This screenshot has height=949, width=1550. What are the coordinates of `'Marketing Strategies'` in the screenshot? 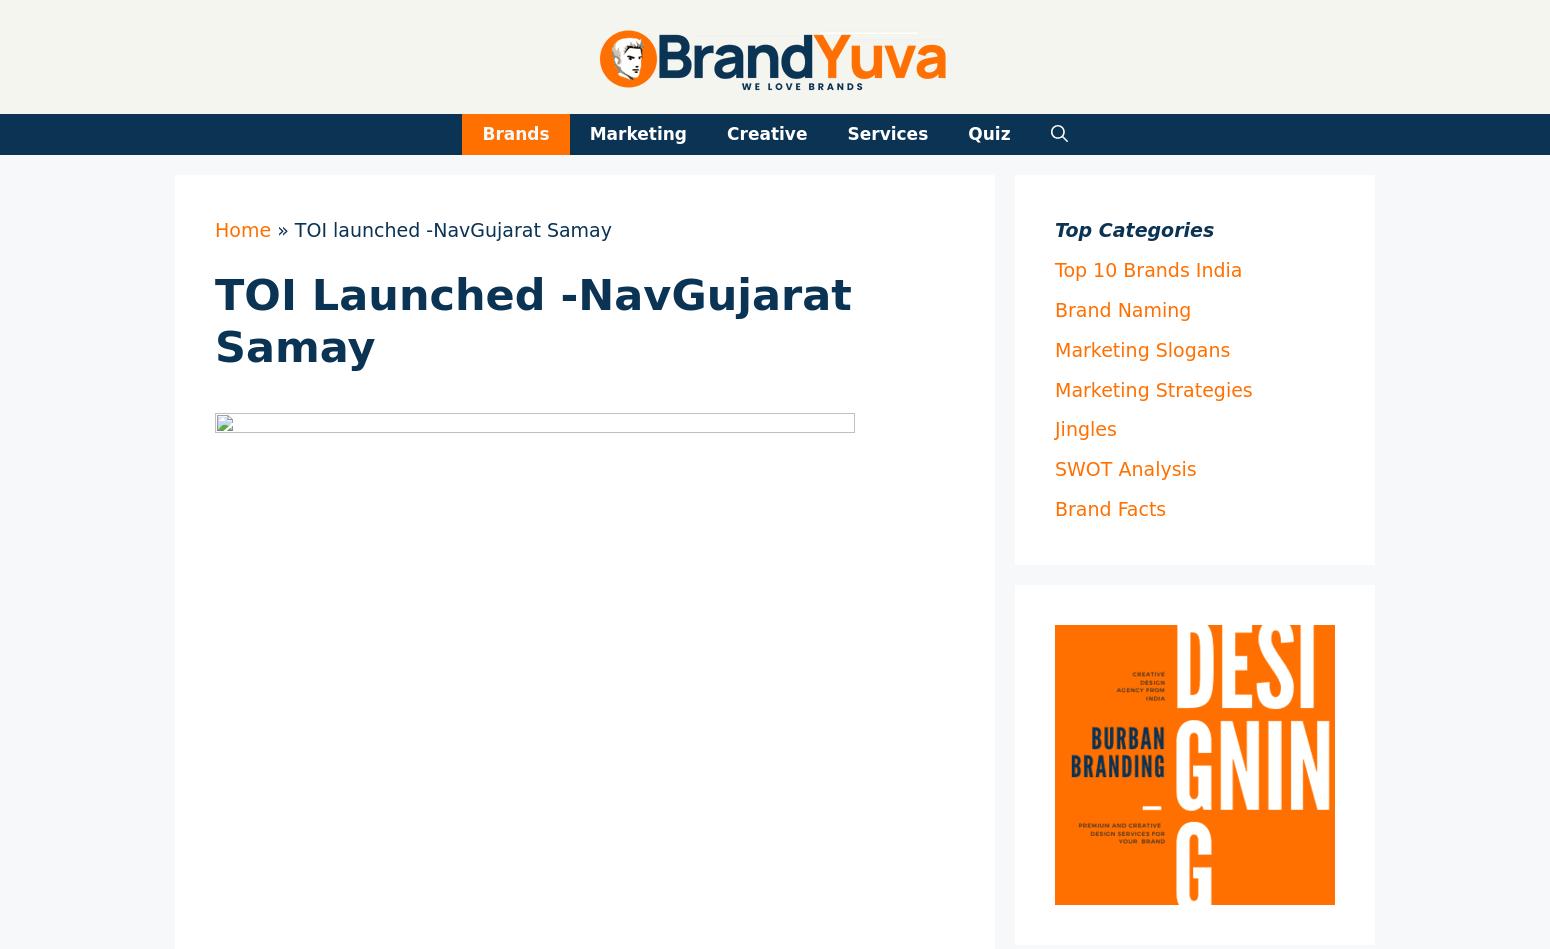 It's located at (1152, 388).